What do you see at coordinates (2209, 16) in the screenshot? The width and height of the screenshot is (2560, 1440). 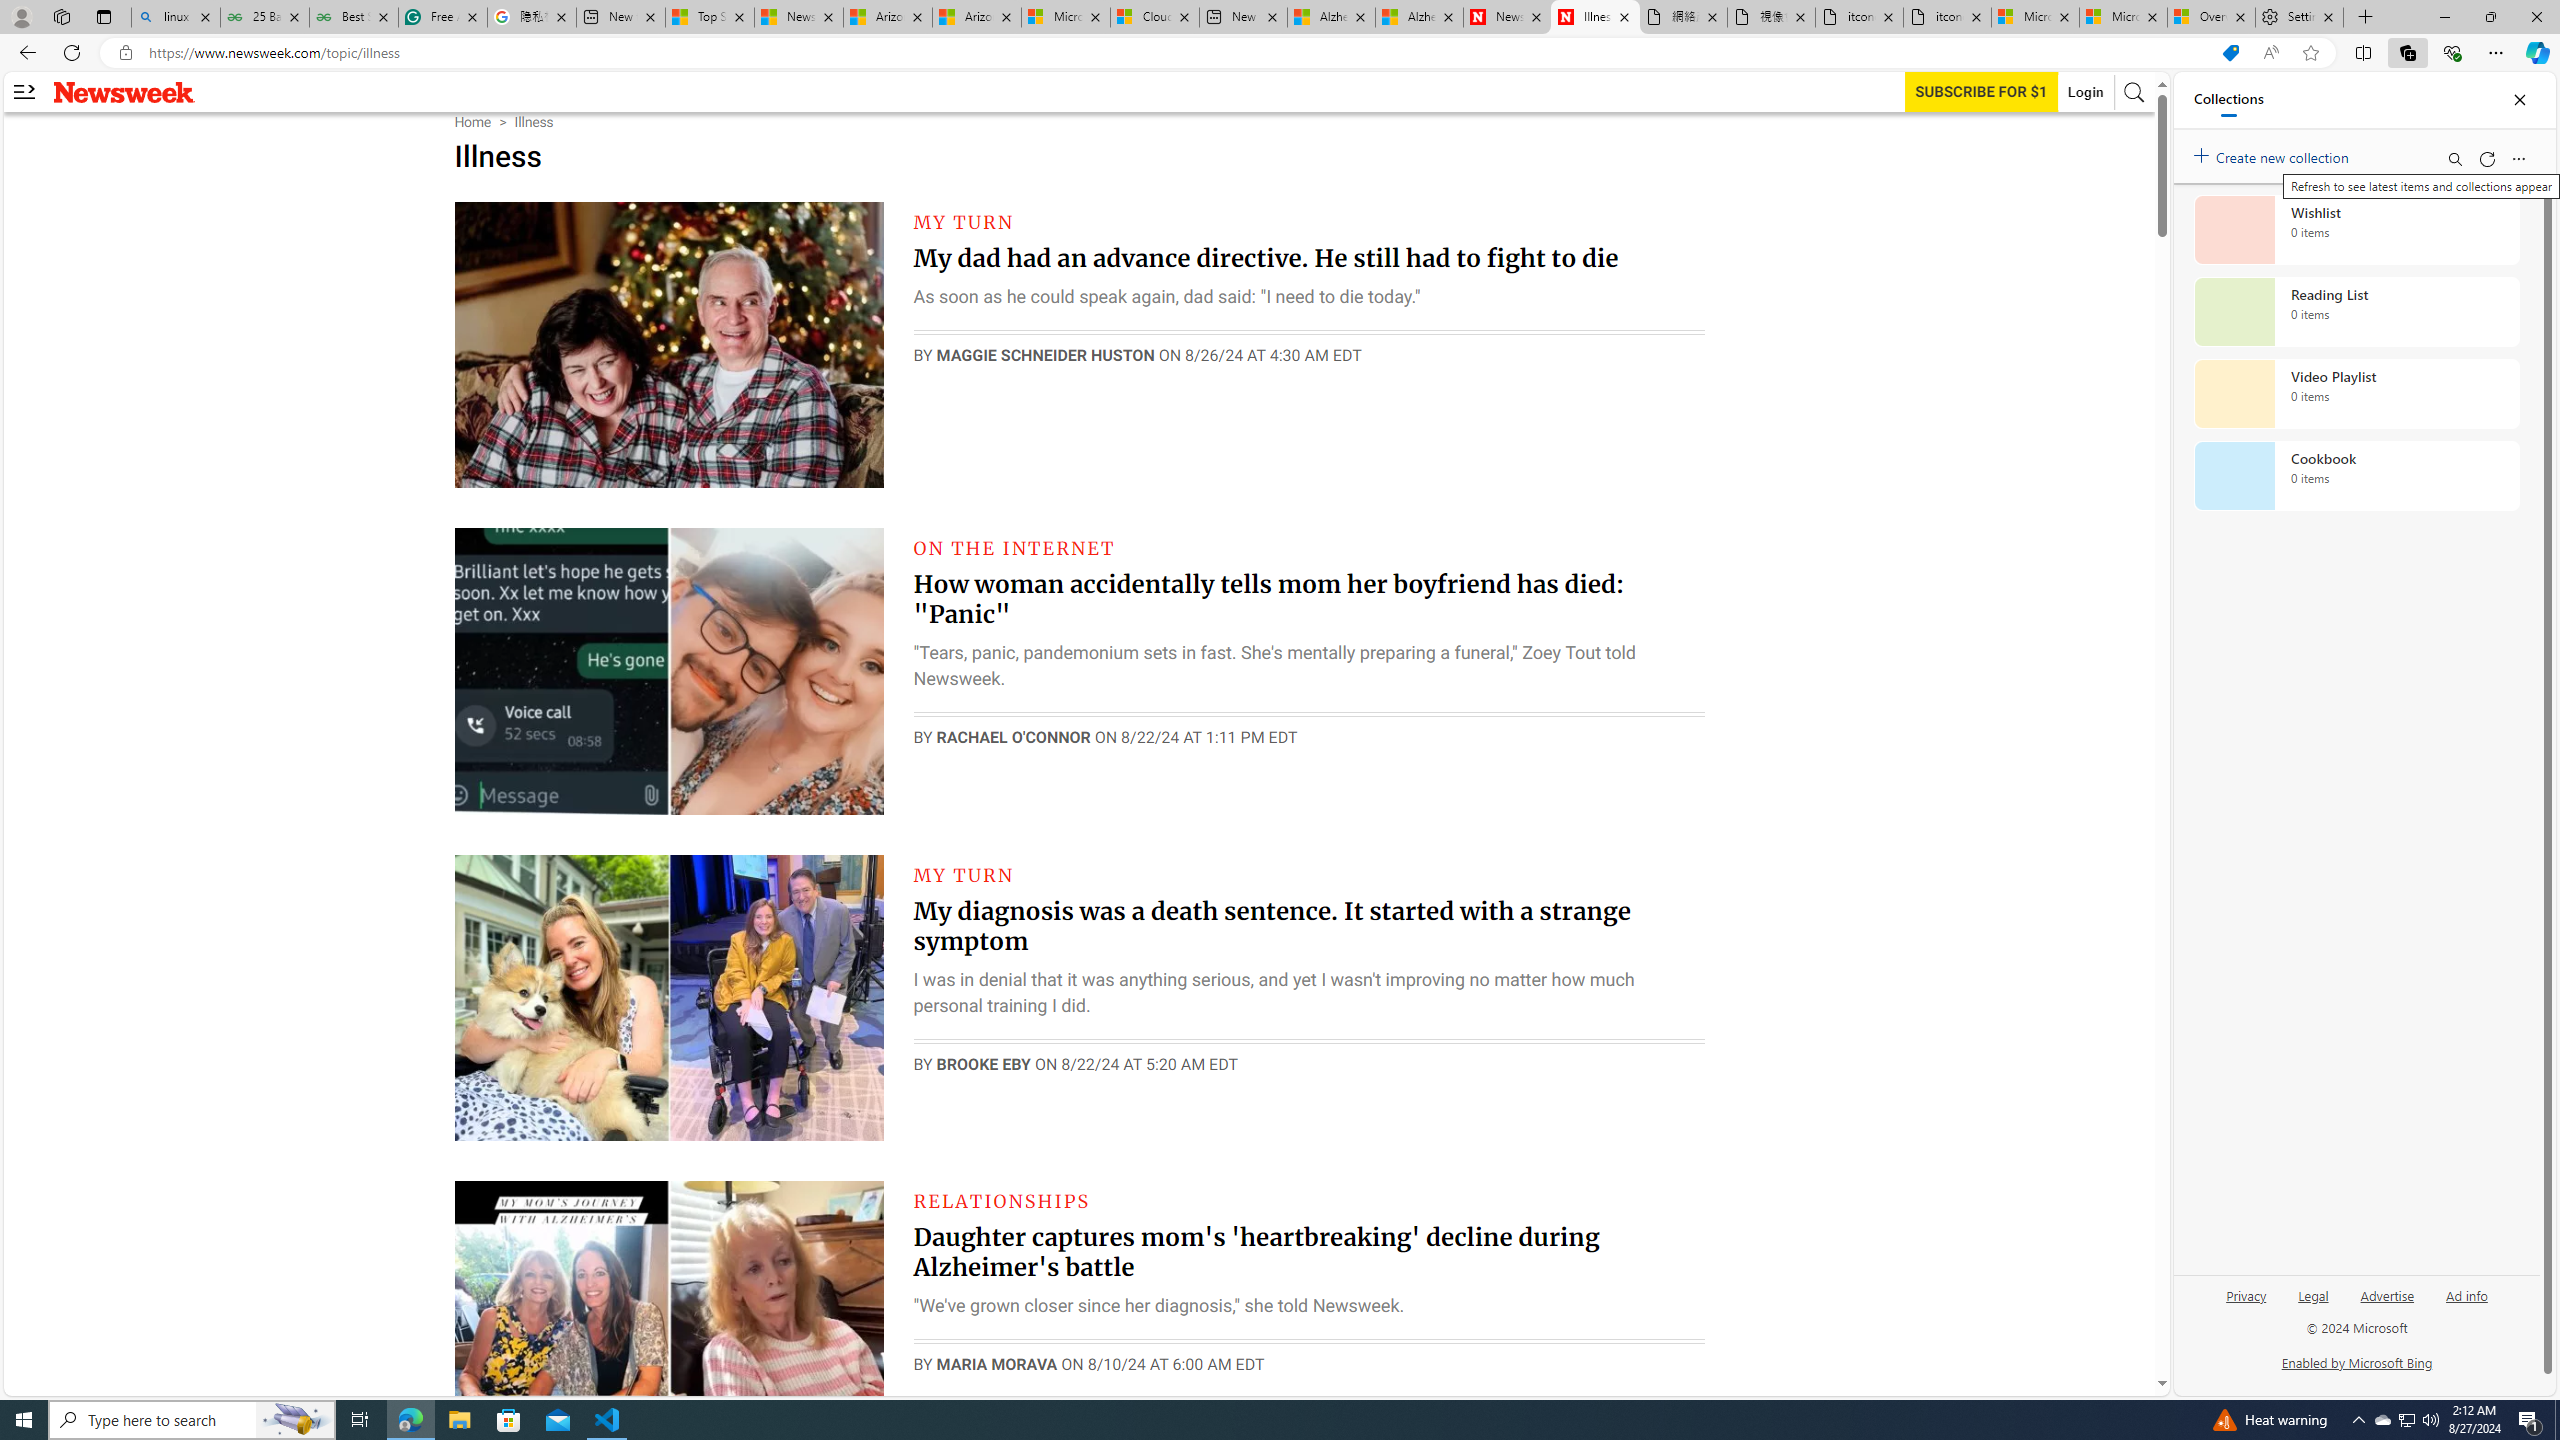 I see `'Overview'` at bounding box center [2209, 16].